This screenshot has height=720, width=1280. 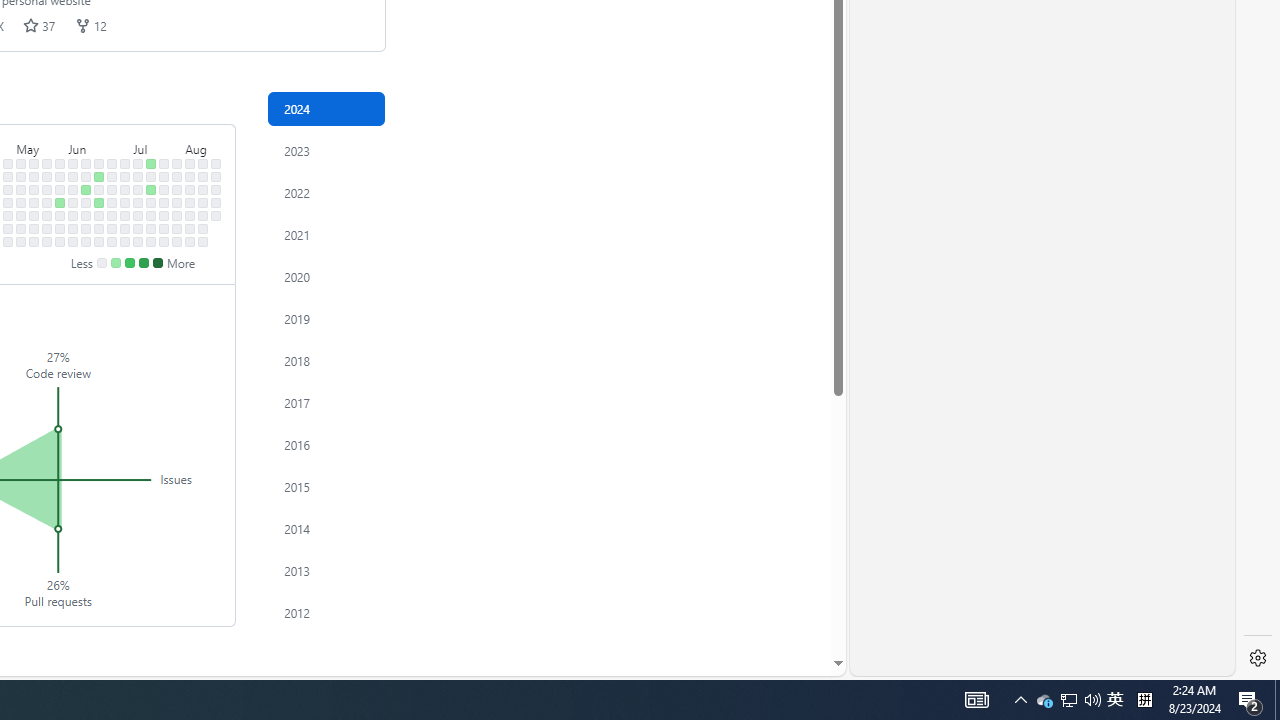 What do you see at coordinates (21, 162) in the screenshot?
I see `'No contributions on May 5th.'` at bounding box center [21, 162].